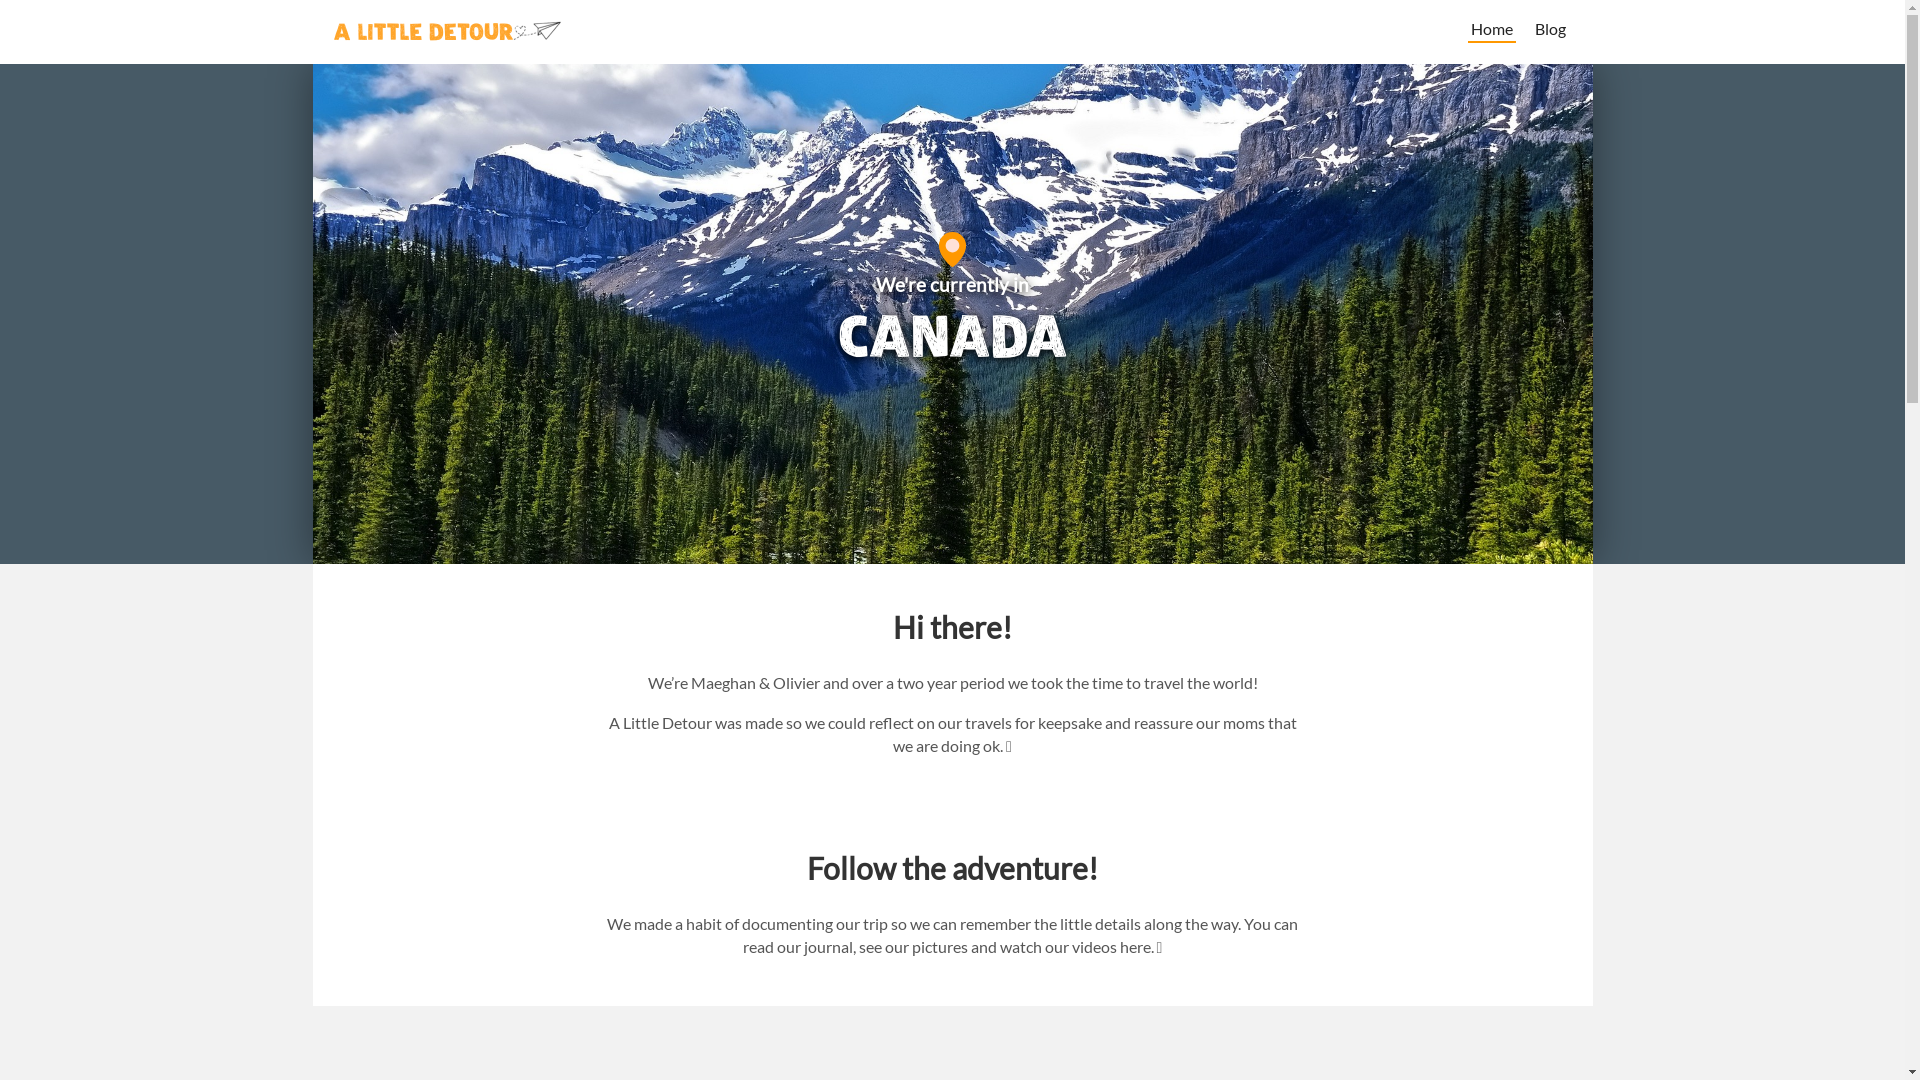 This screenshot has width=1920, height=1080. What do you see at coordinates (1549, 30) in the screenshot?
I see `'Blog'` at bounding box center [1549, 30].